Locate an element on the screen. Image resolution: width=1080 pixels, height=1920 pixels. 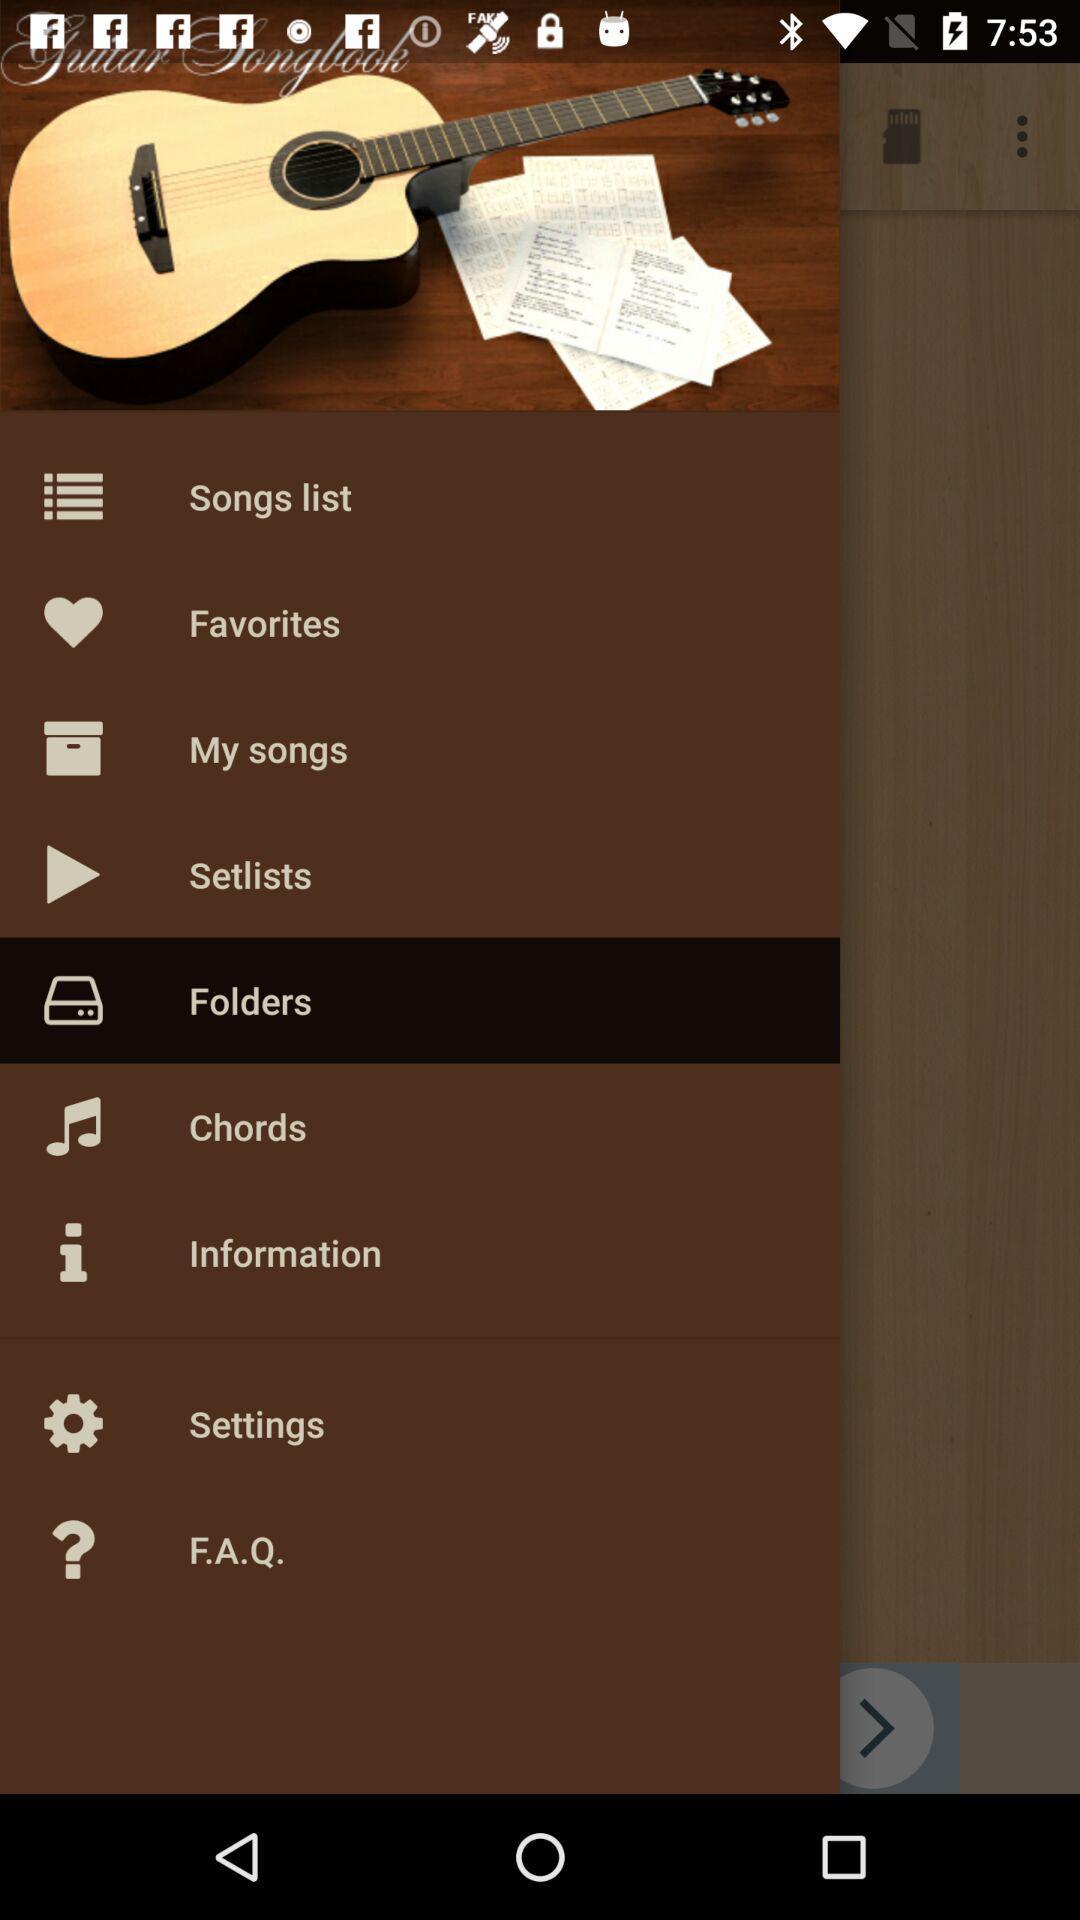
the folders is located at coordinates (72, 135).